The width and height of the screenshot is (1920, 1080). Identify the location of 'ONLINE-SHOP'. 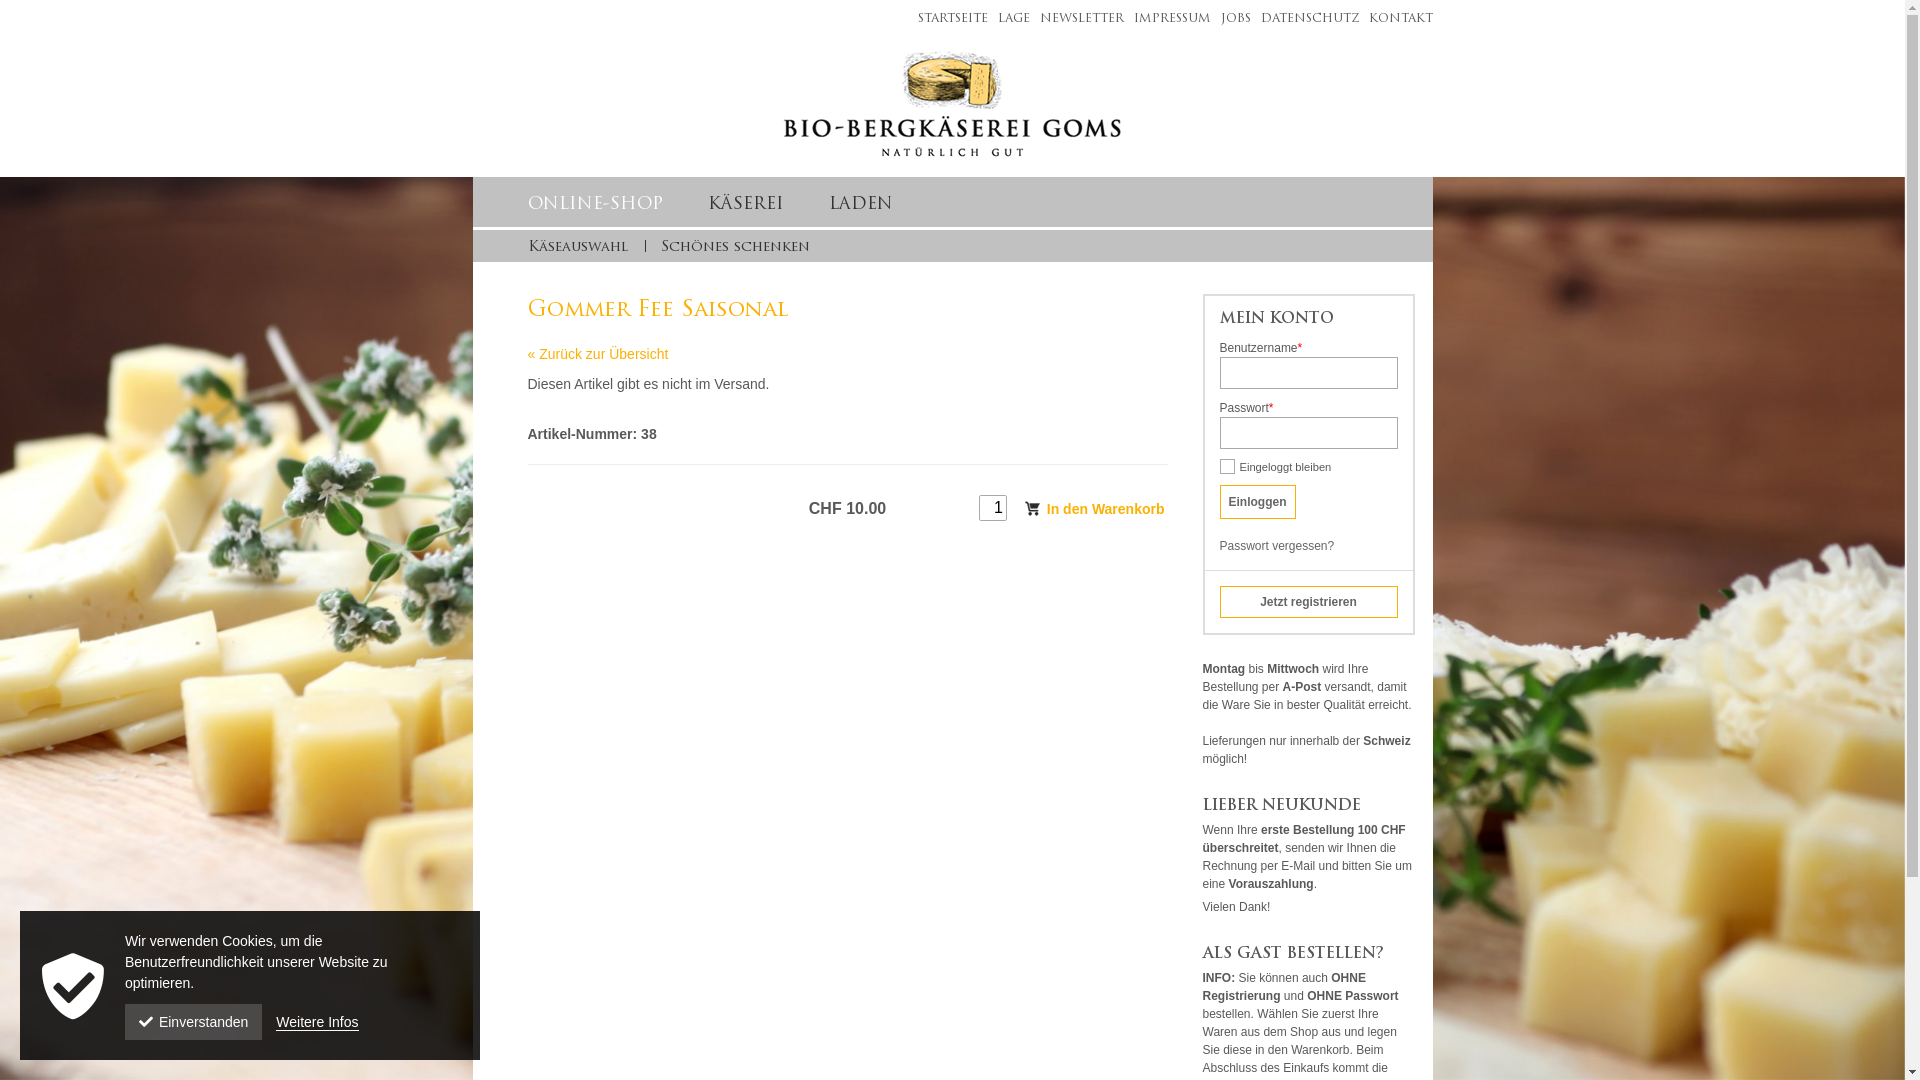
(594, 204).